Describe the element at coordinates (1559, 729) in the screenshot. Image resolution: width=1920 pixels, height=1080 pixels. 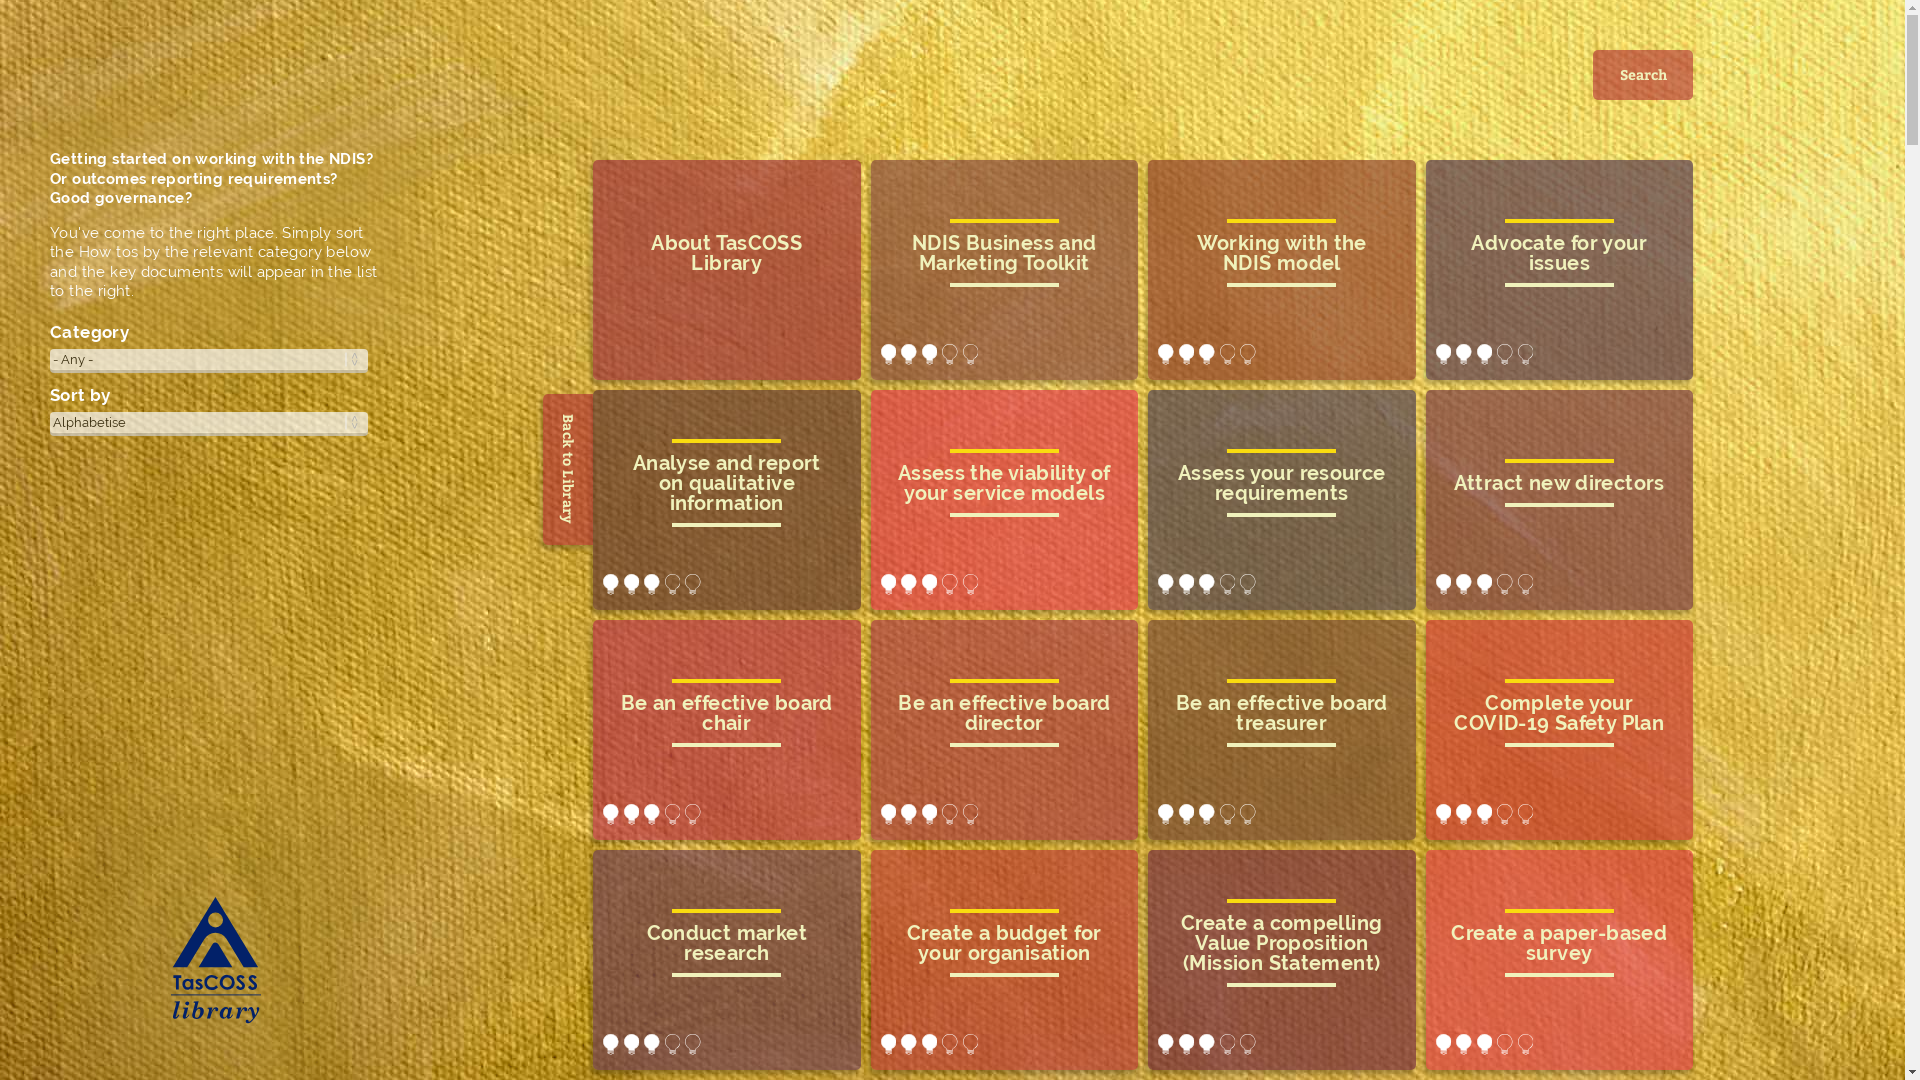
I see `'complete your COVID-19 Safety Plan'` at that location.